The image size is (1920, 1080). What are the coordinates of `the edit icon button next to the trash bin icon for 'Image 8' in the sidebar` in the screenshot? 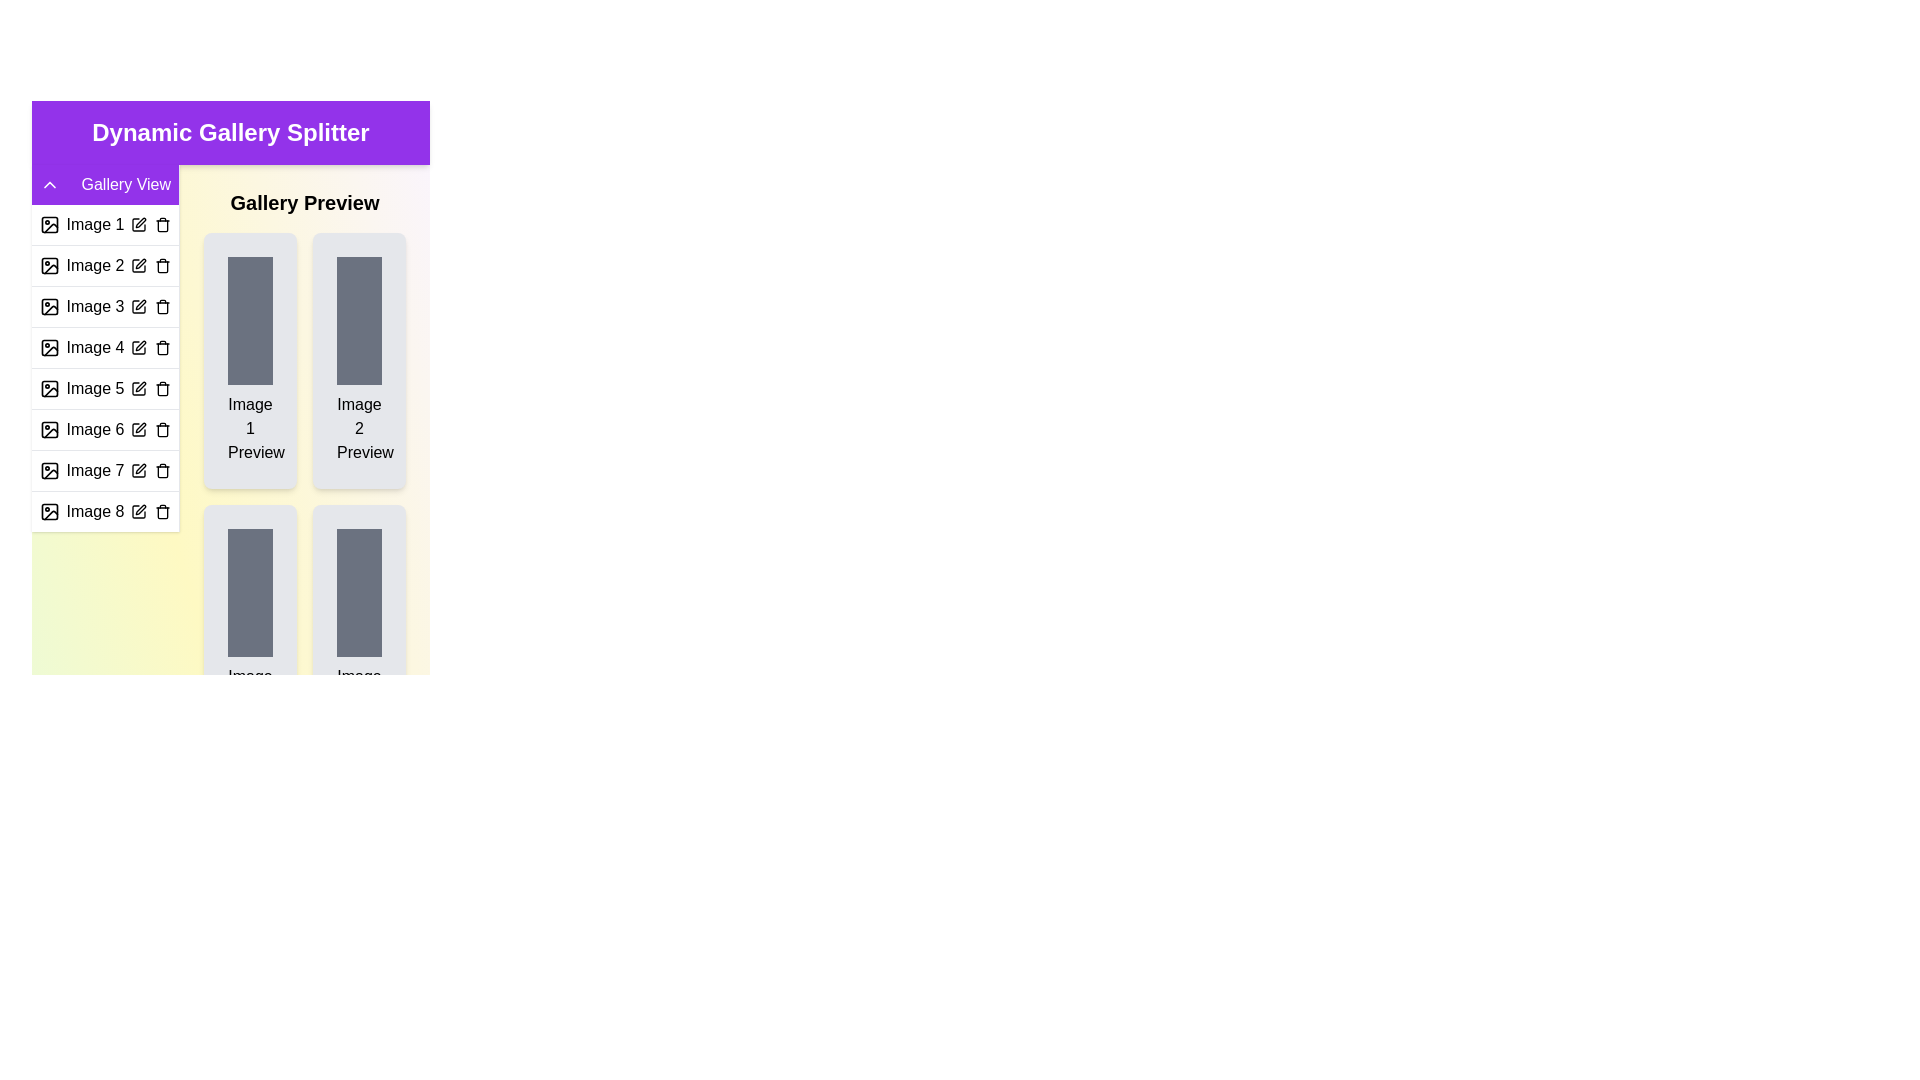 It's located at (139, 508).